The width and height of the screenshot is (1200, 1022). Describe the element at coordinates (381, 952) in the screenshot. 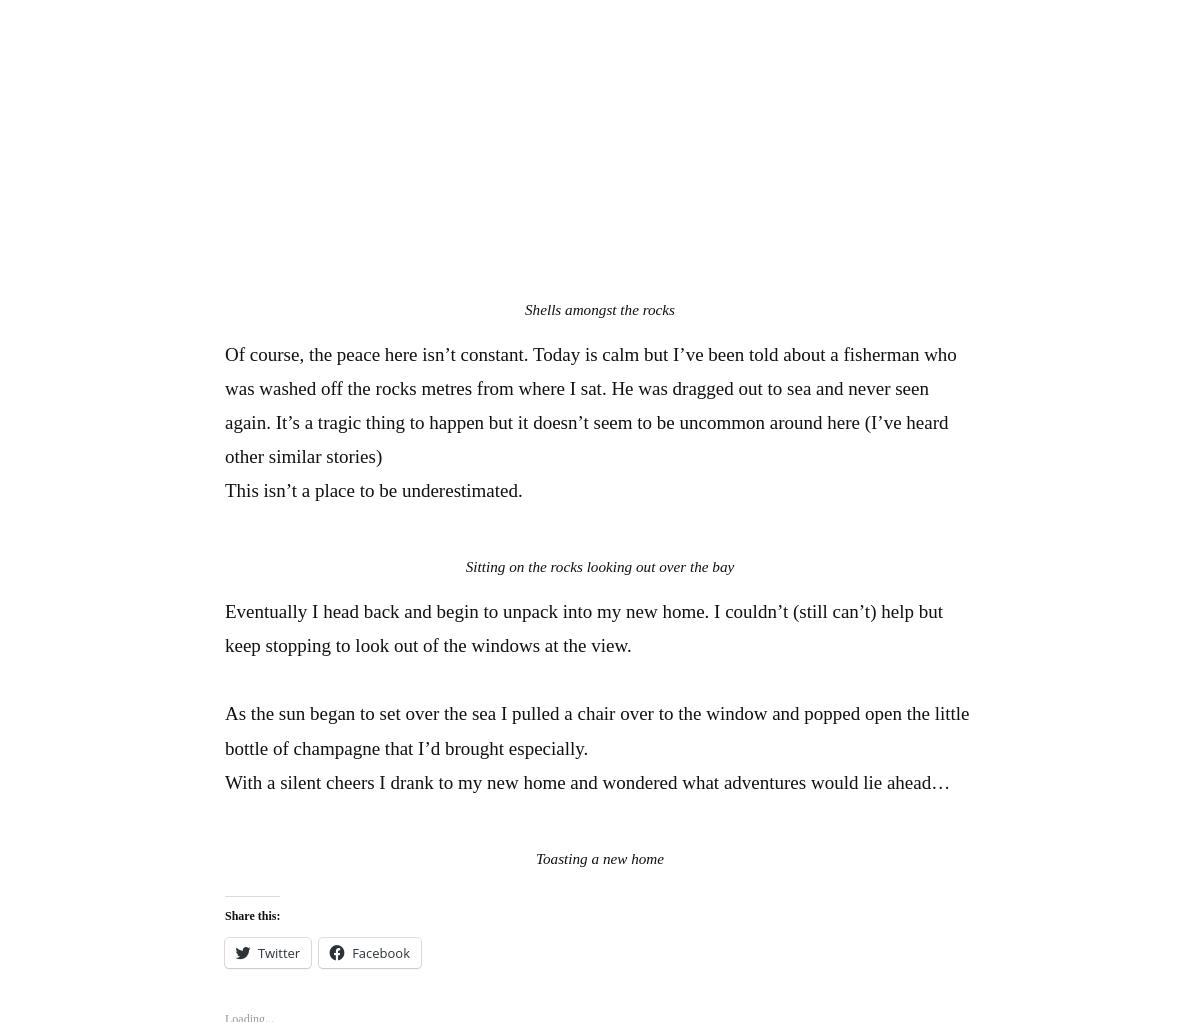

I see `'Facebook'` at that location.